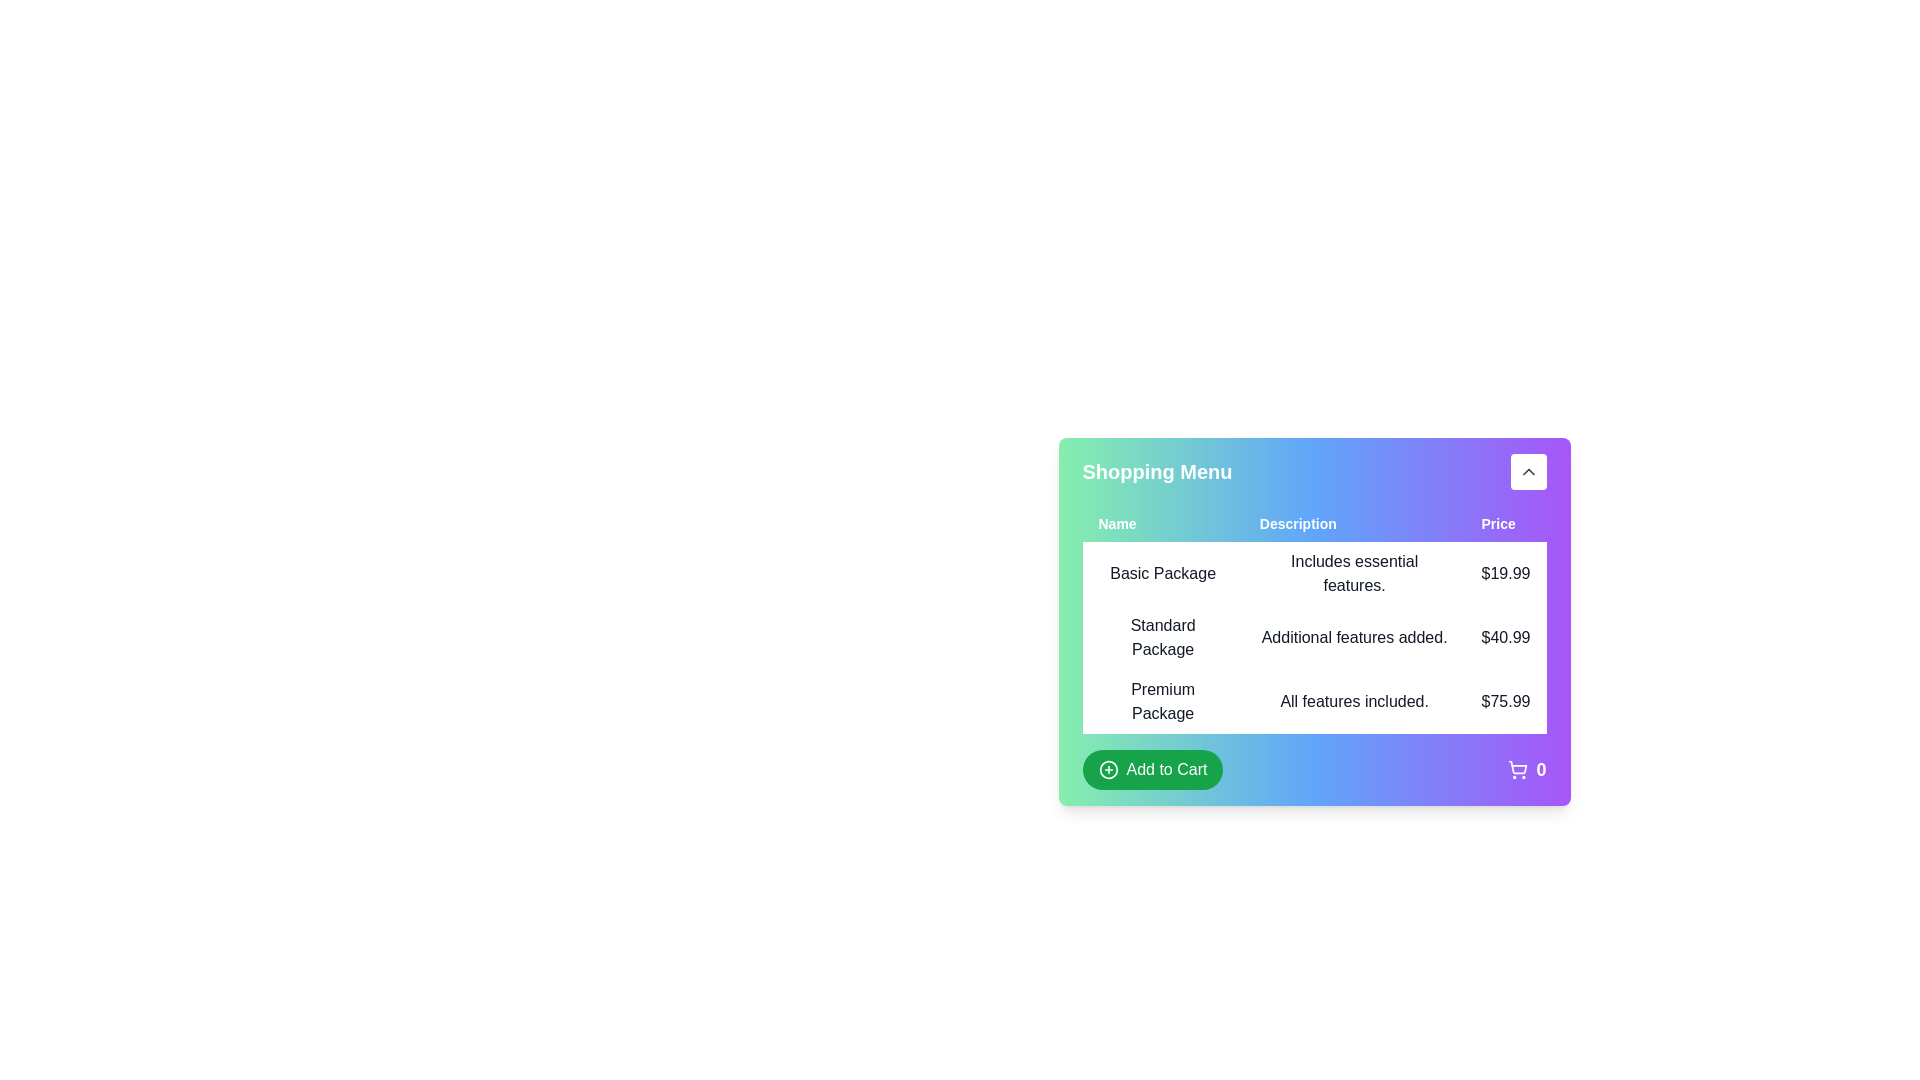 The image size is (1920, 1080). I want to click on the informational text label that provides additional details about the 'Basic Package' in the pricing table, located in the second column under the 'Description' heading, so click(1354, 574).